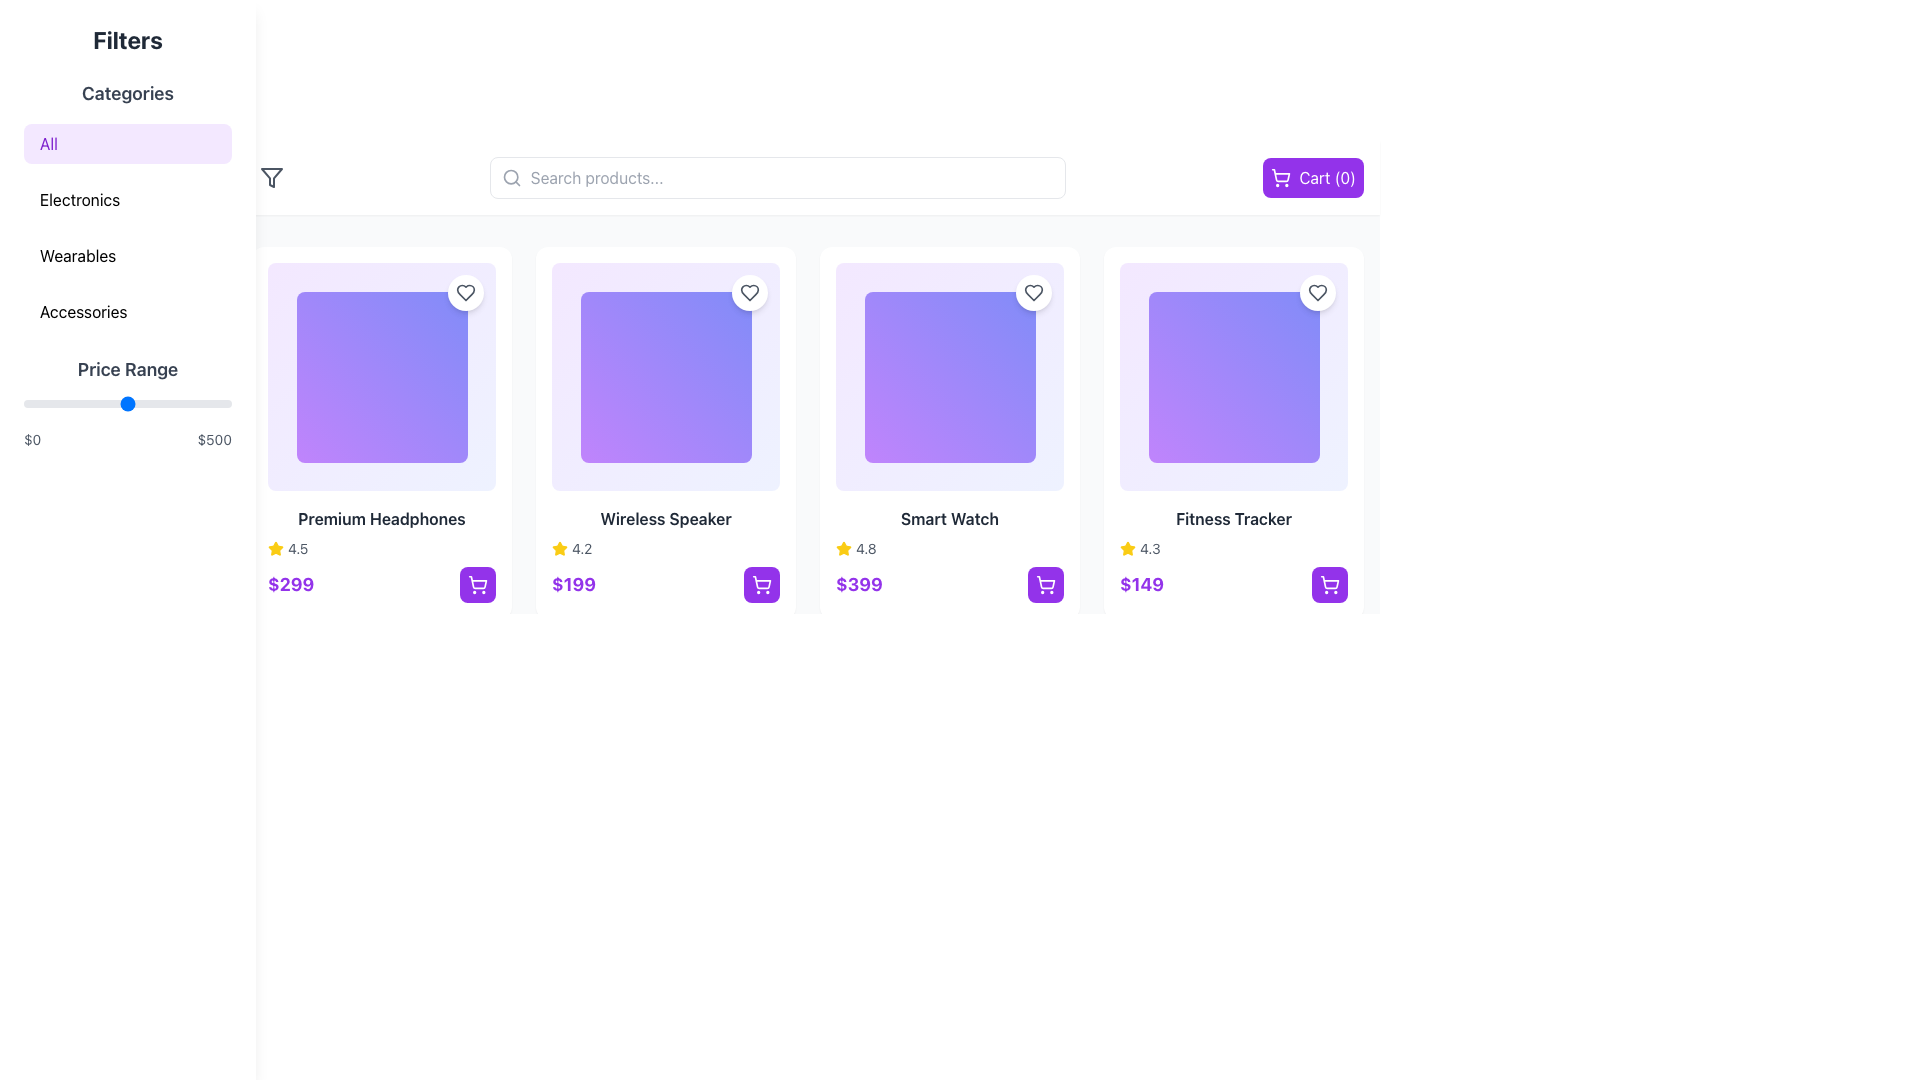 The image size is (1920, 1080). I want to click on the button with a purple background and a white shopping cart icon located in the bottom-right area of the 'Wireless Speaker' product card, so click(761, 585).